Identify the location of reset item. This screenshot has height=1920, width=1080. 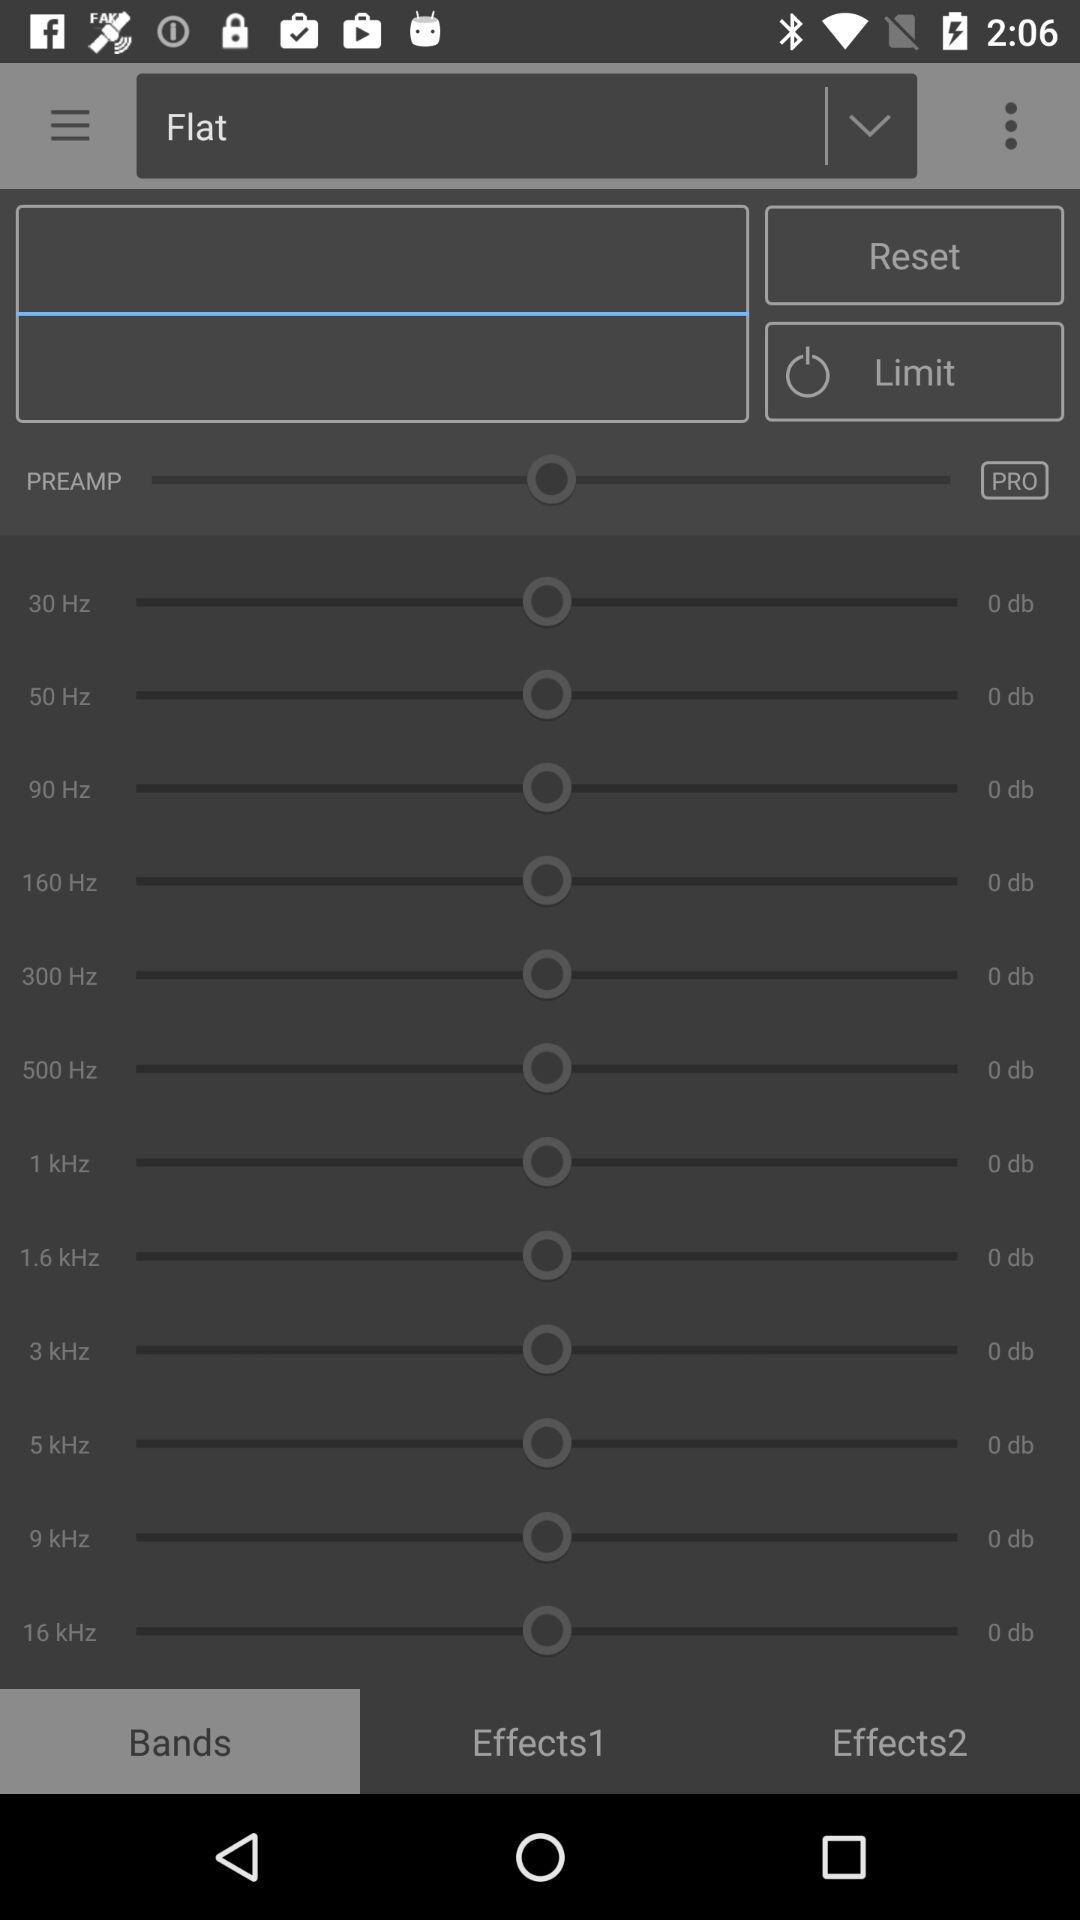
(914, 254).